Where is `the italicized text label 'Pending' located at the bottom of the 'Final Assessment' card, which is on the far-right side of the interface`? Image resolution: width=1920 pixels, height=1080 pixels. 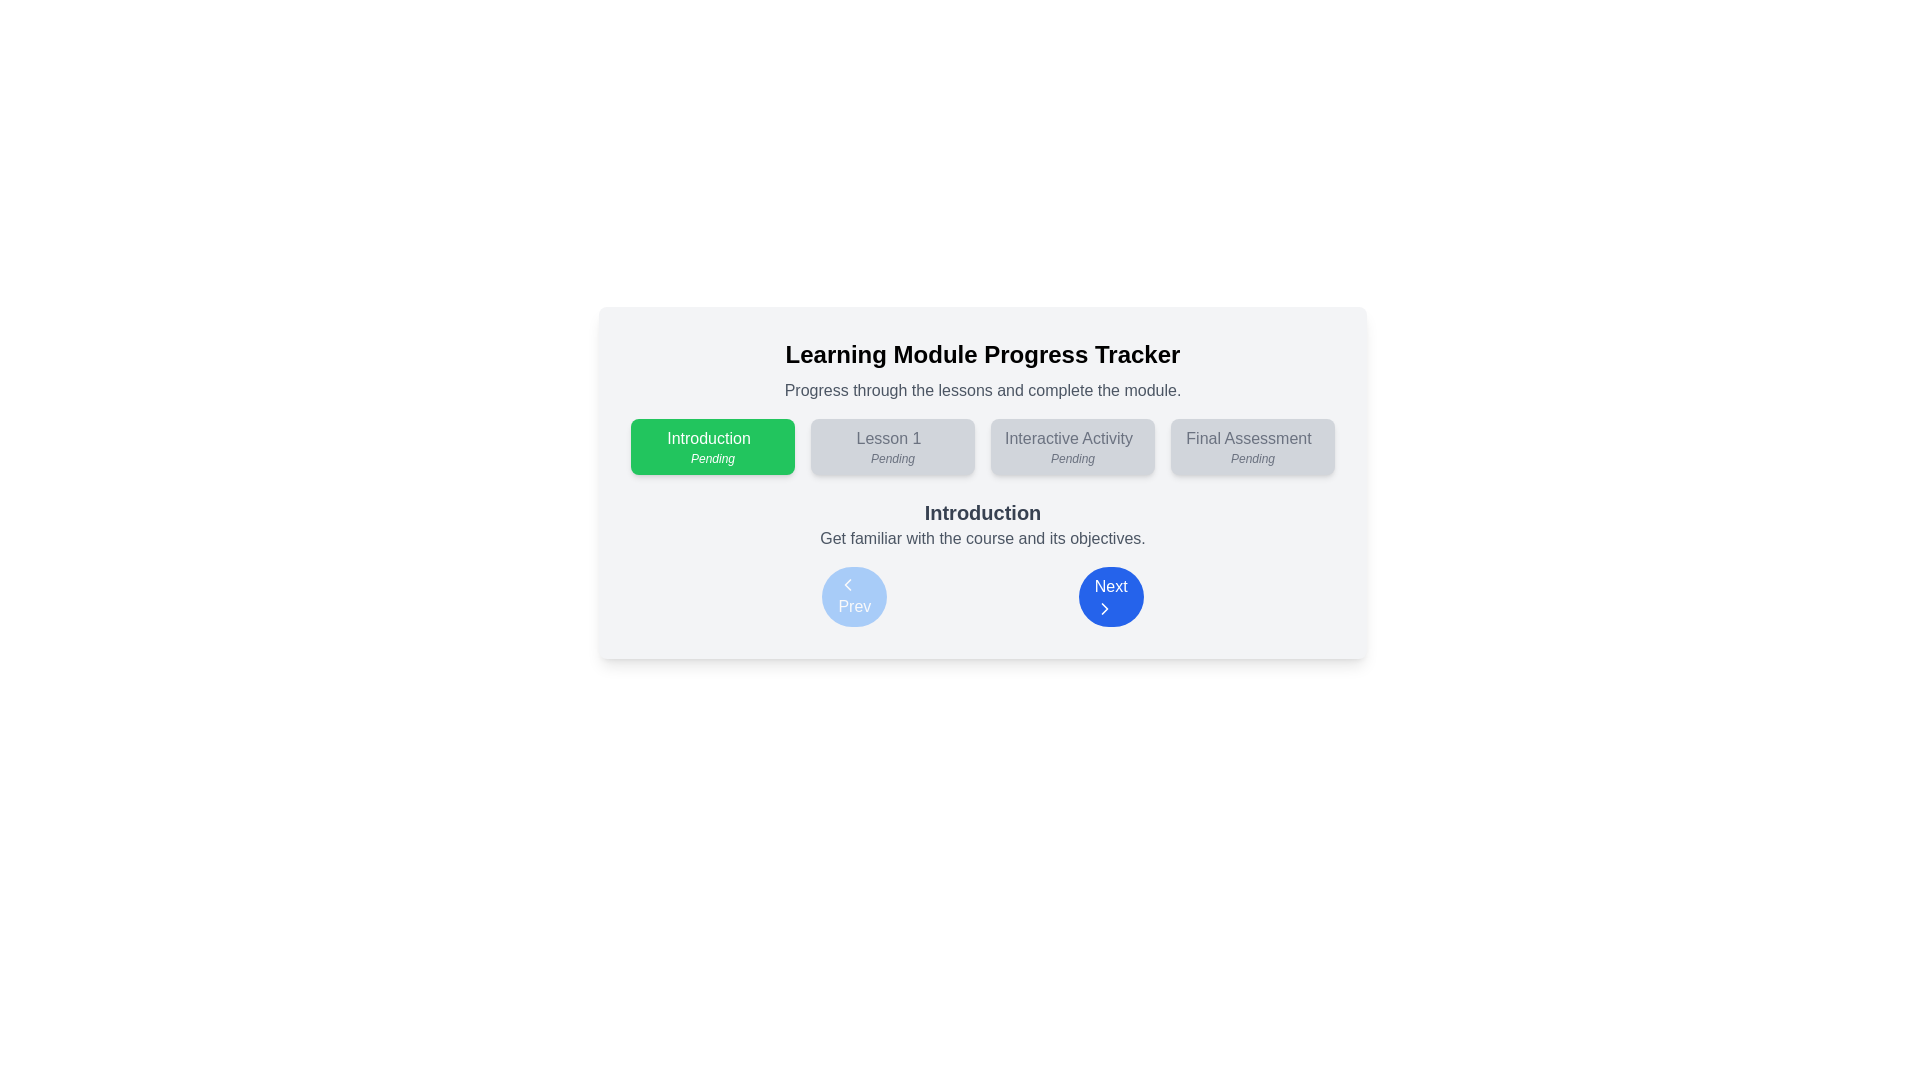
the italicized text label 'Pending' located at the bottom of the 'Final Assessment' card, which is on the far-right side of the interface is located at coordinates (1251, 459).